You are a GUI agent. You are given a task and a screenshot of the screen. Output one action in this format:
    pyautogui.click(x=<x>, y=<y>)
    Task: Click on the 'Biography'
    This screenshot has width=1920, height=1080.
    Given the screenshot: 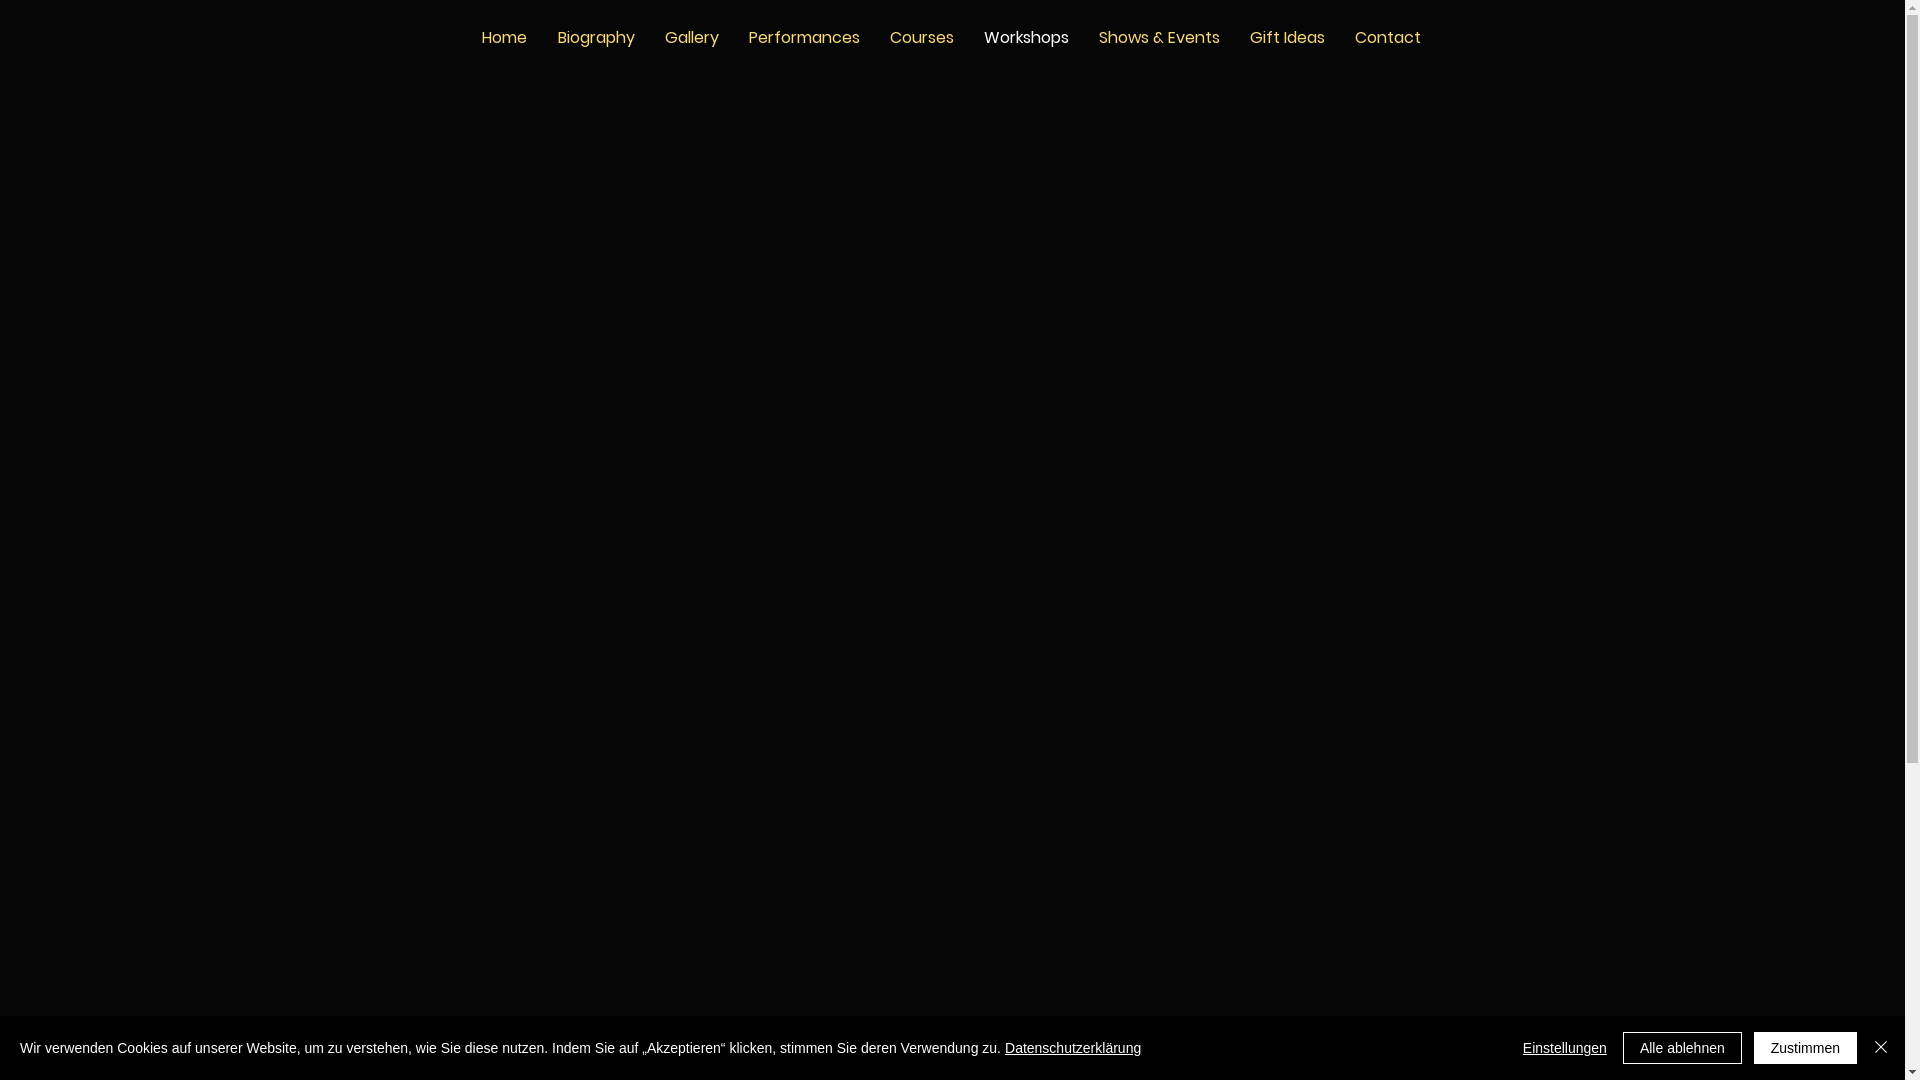 What is the action you would take?
    pyautogui.click(x=594, y=34)
    